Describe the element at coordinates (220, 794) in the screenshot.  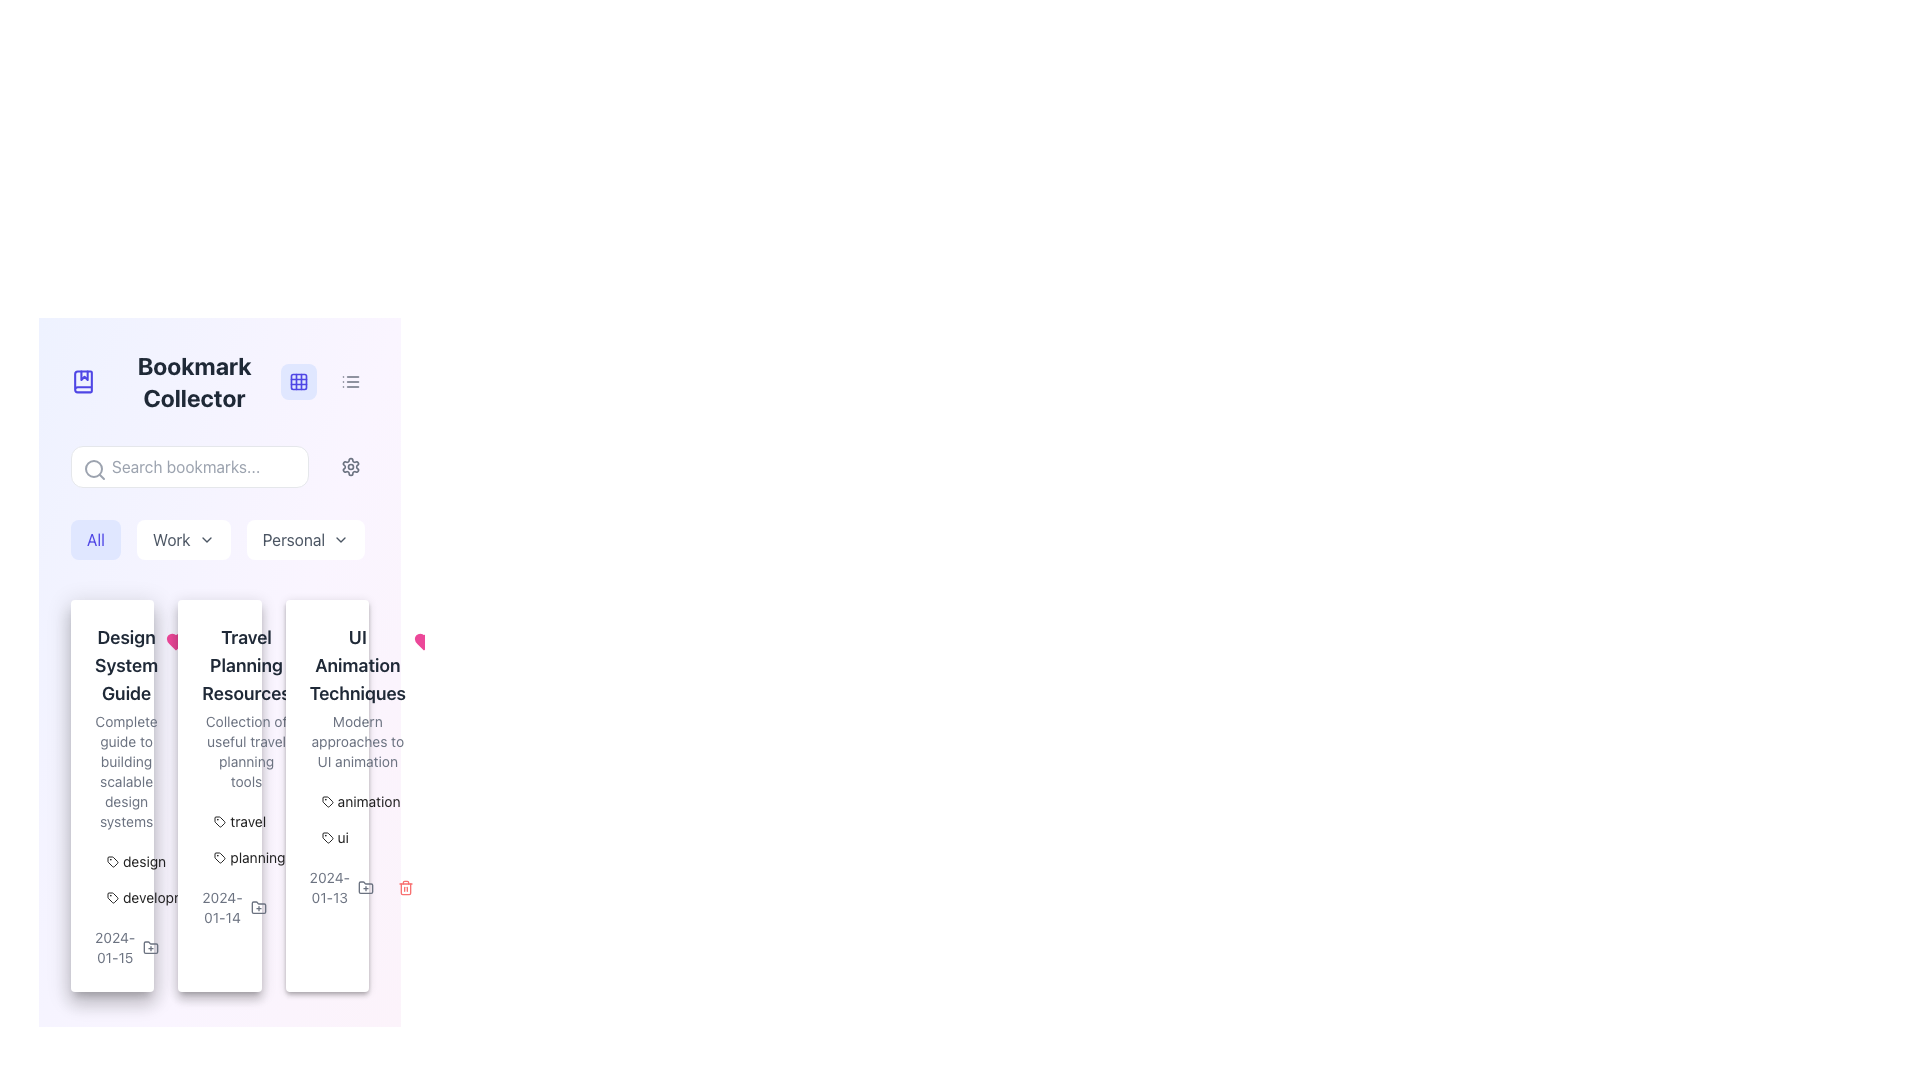
I see `the 'Travel Planning Resources' Information Card` at that location.